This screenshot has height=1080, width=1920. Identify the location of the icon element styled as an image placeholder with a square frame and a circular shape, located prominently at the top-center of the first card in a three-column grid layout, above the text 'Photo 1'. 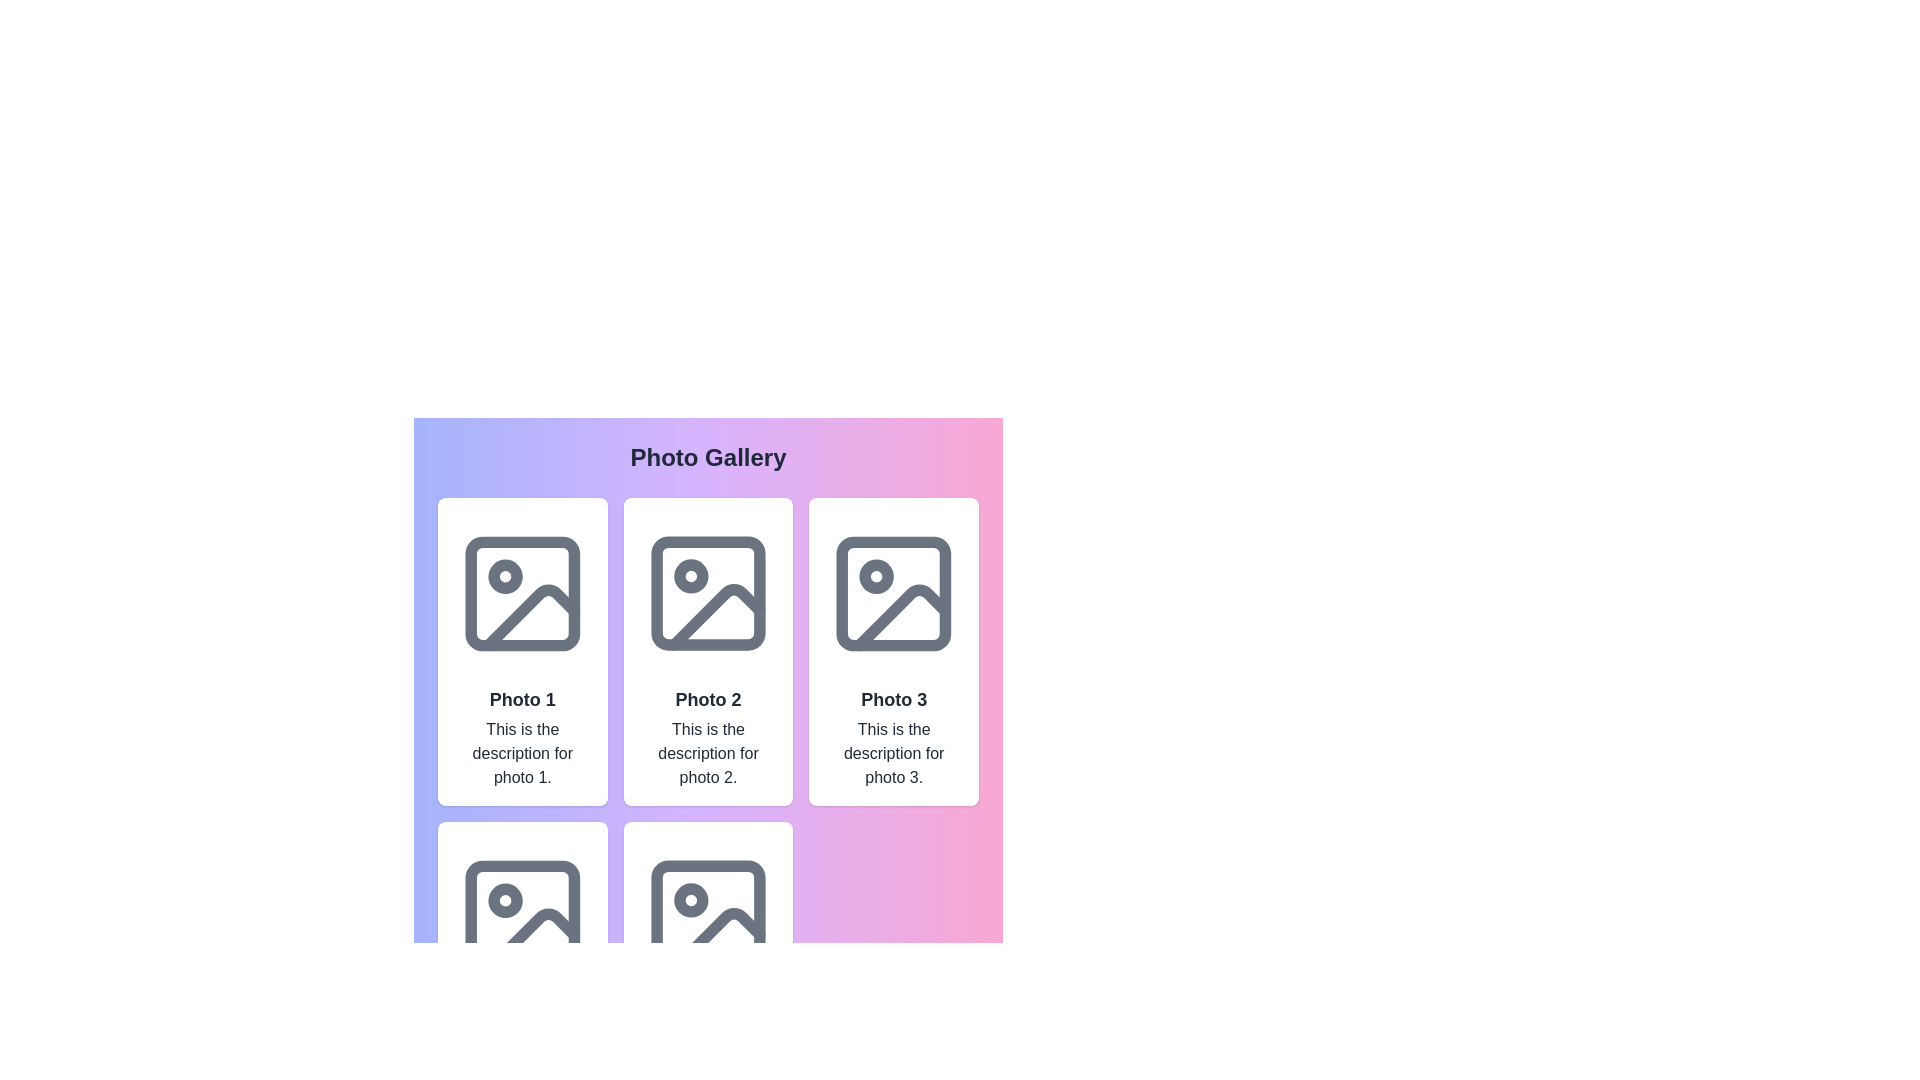
(522, 593).